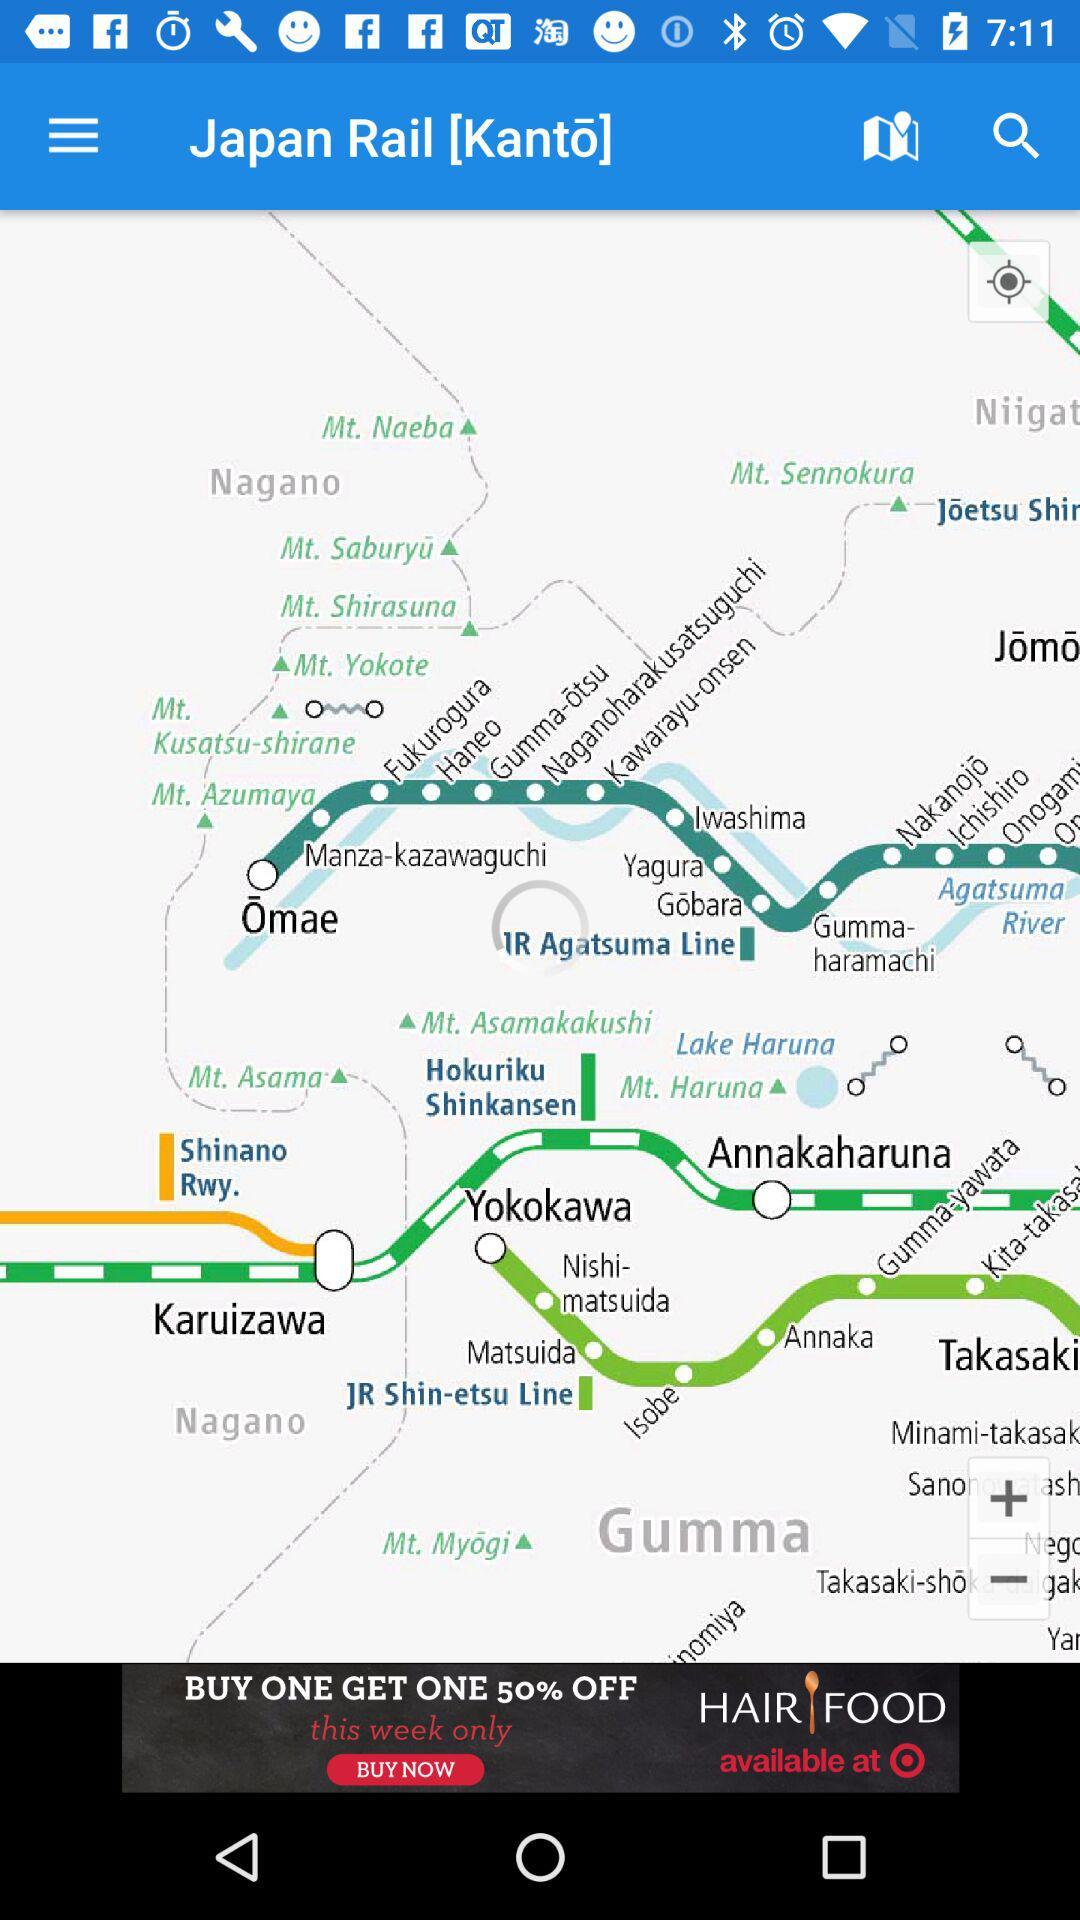 This screenshot has width=1080, height=1920. What do you see at coordinates (1008, 280) in the screenshot?
I see `the location_crosshair icon` at bounding box center [1008, 280].